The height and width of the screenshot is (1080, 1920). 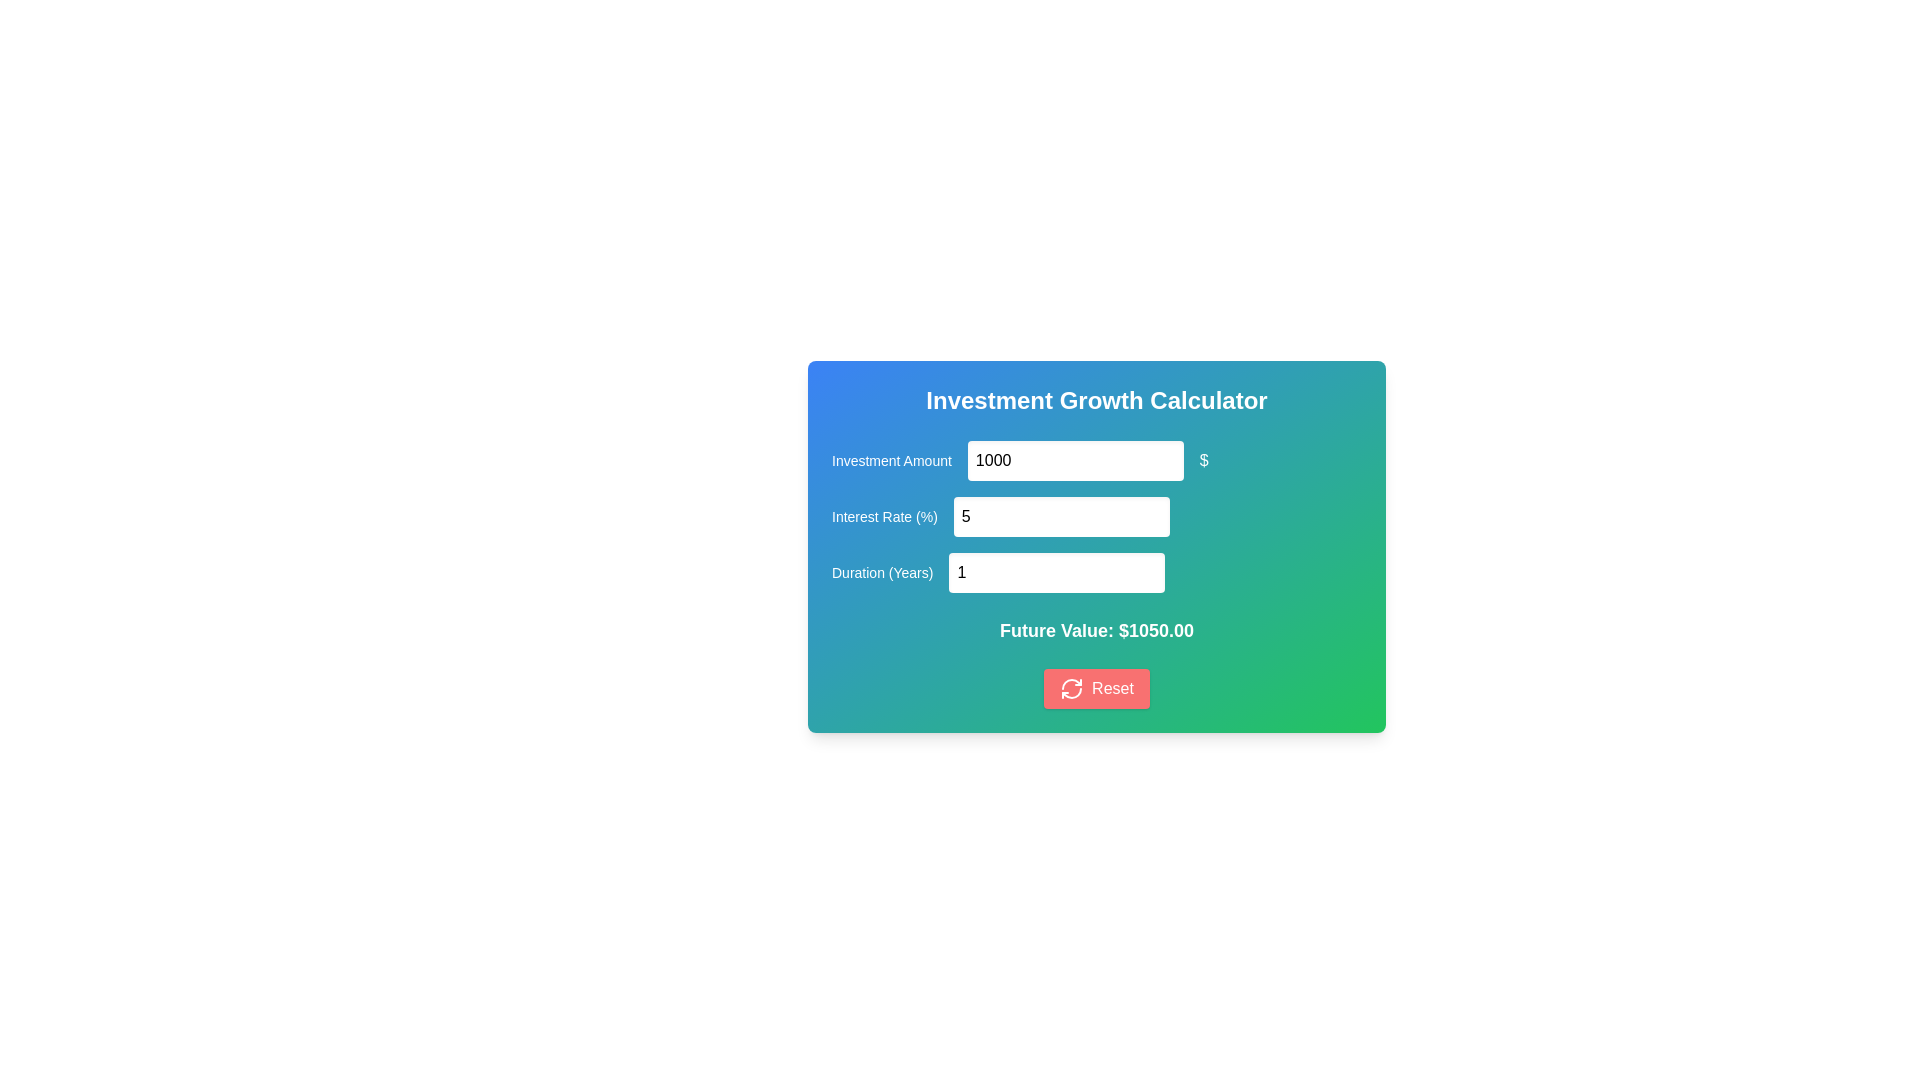 What do you see at coordinates (1203, 461) in the screenshot?
I see `the static text element that indicates the currency for the 'Investment Amount' field, located immediately to the right of the numeric input box` at bounding box center [1203, 461].